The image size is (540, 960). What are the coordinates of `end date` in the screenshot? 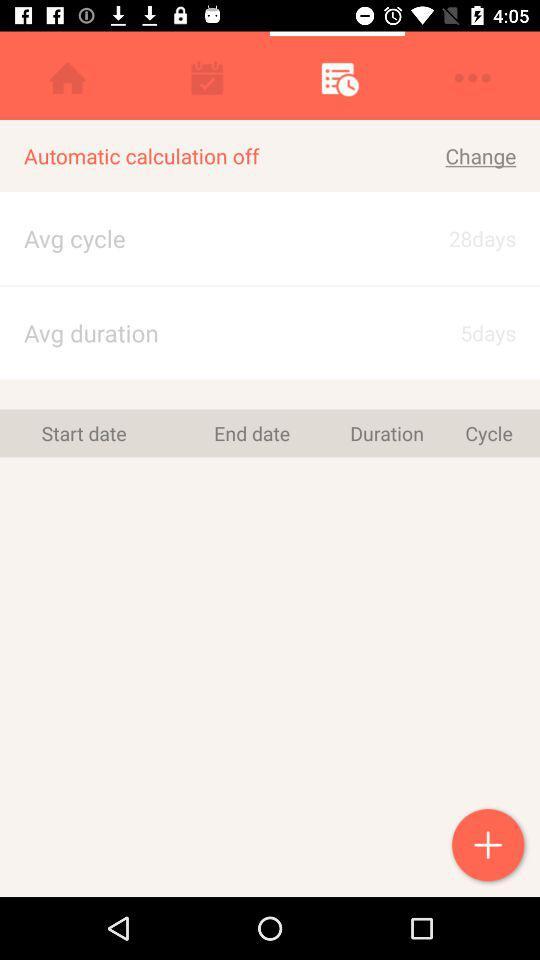 It's located at (252, 433).